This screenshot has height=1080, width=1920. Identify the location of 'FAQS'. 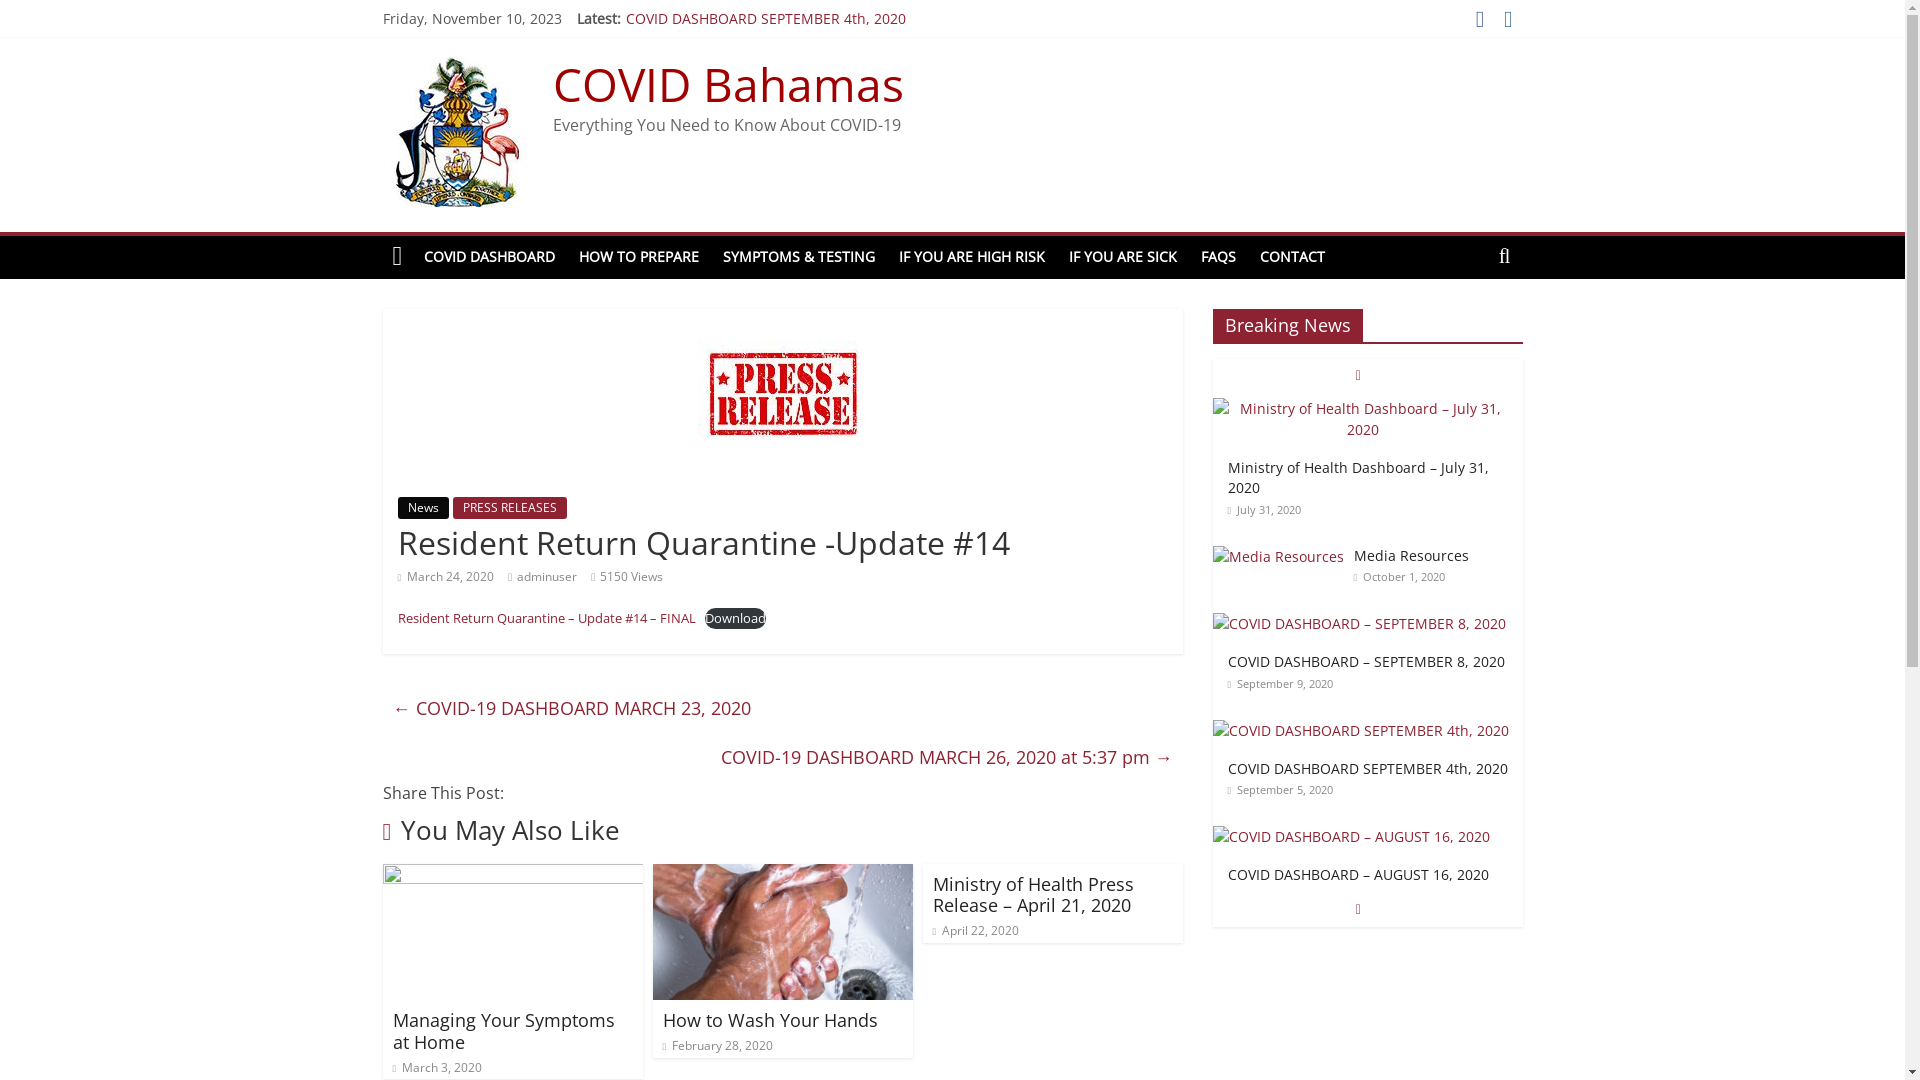
(1217, 256).